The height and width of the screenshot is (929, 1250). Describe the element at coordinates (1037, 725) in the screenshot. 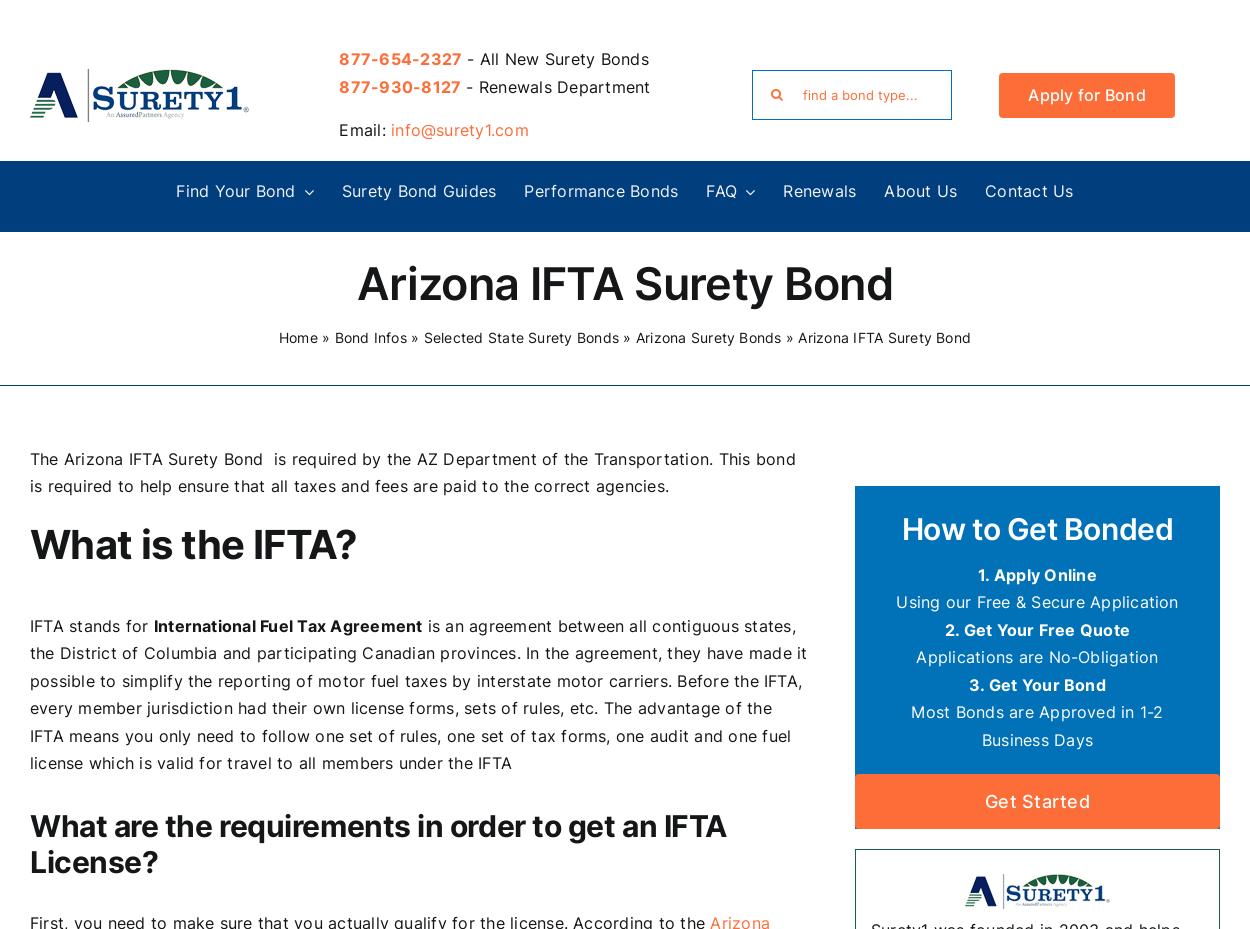

I see `'Most Bonds are Approved in 1-2 Business Days'` at that location.